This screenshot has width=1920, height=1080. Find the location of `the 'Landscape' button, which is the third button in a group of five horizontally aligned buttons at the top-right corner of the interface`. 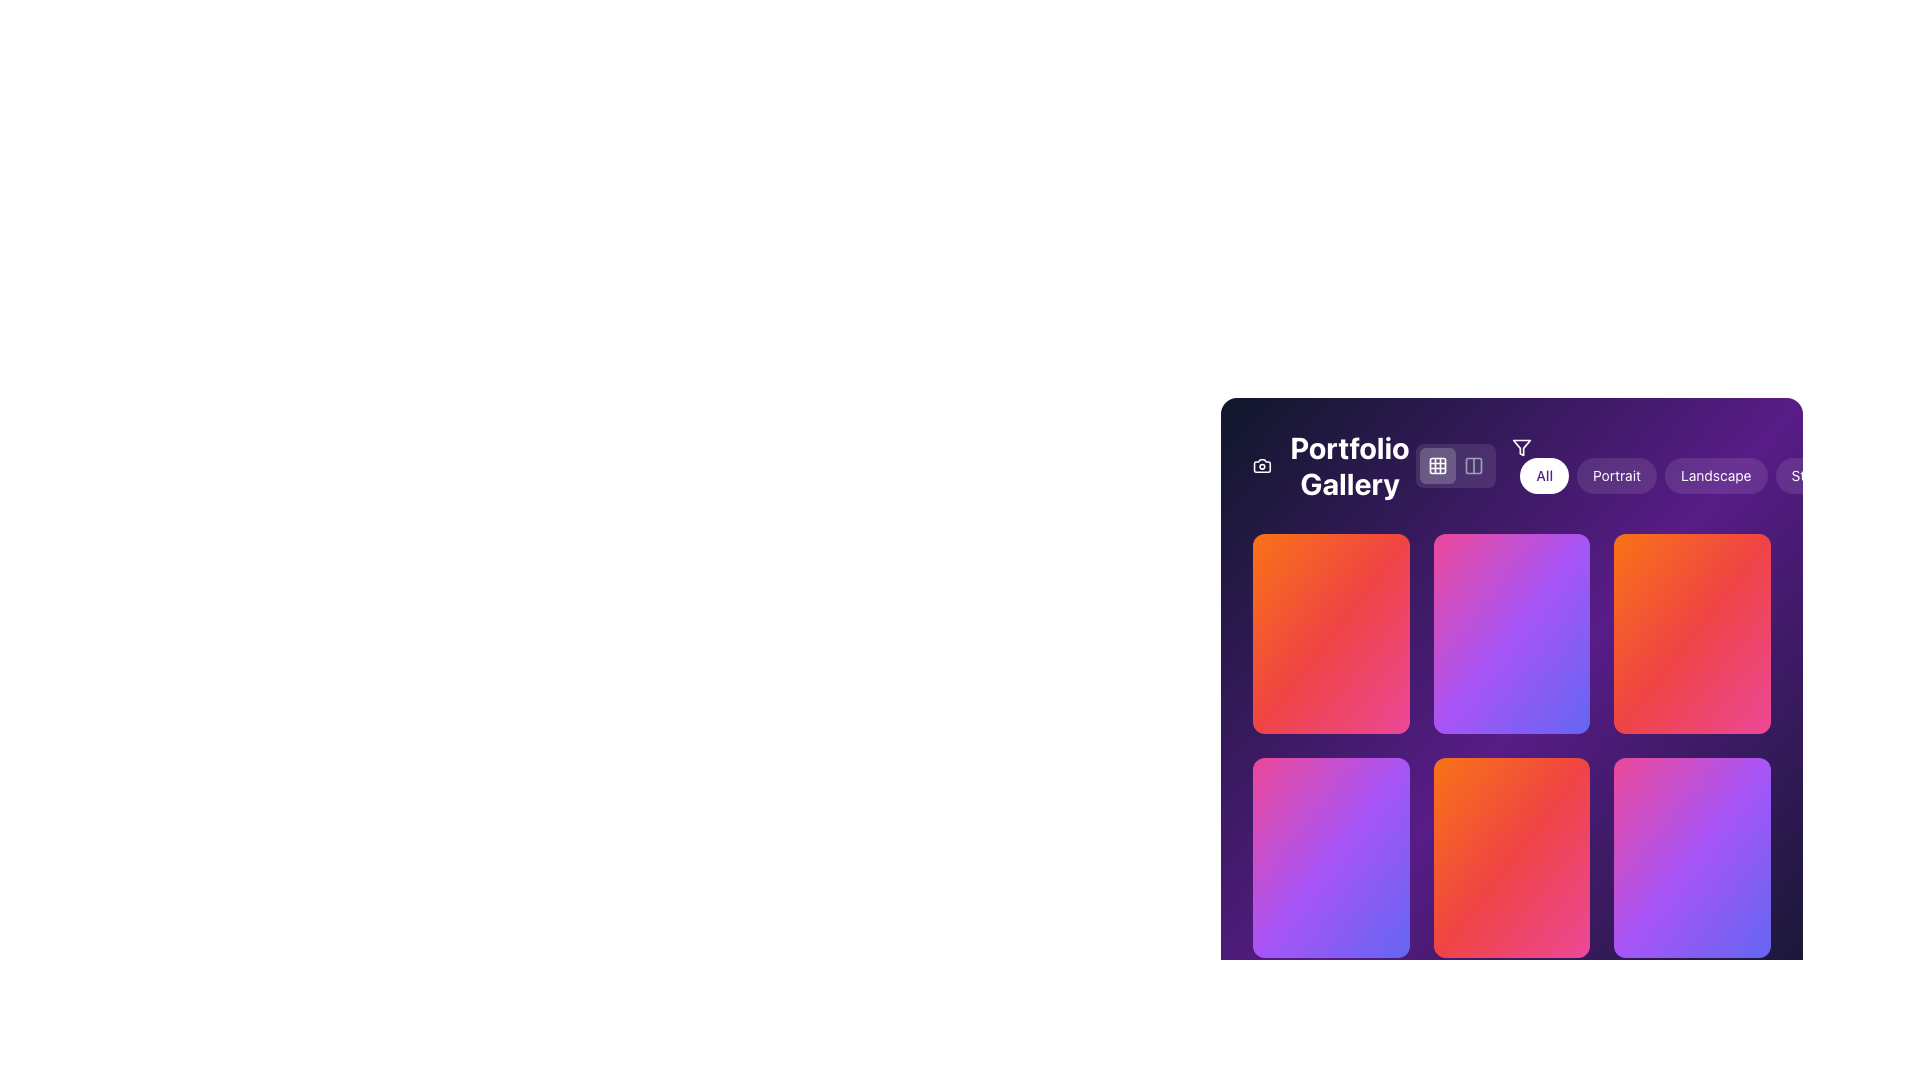

the 'Landscape' button, which is the third button in a group of five horizontally aligned buttons at the top-right corner of the interface is located at coordinates (1715, 475).